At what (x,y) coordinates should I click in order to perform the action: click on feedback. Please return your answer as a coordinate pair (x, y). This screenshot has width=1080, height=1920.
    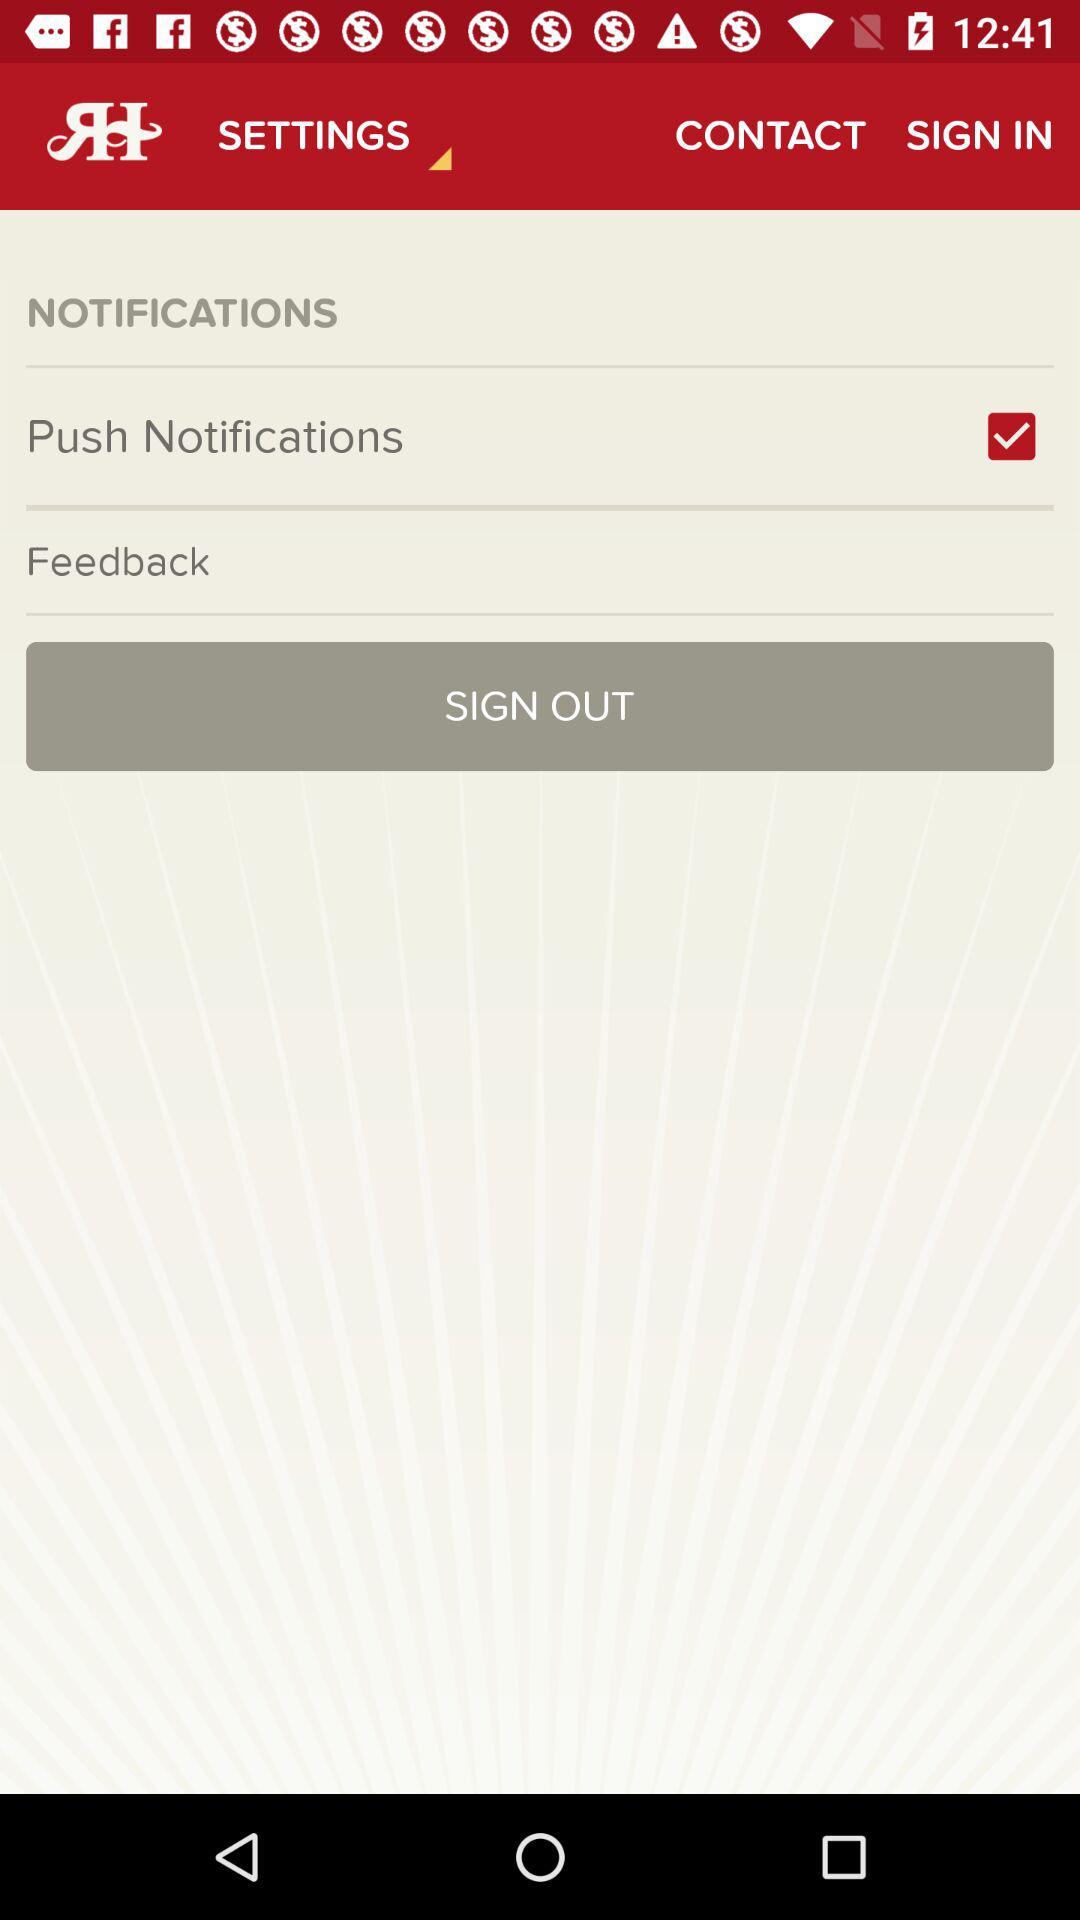
    Looking at the image, I should click on (540, 560).